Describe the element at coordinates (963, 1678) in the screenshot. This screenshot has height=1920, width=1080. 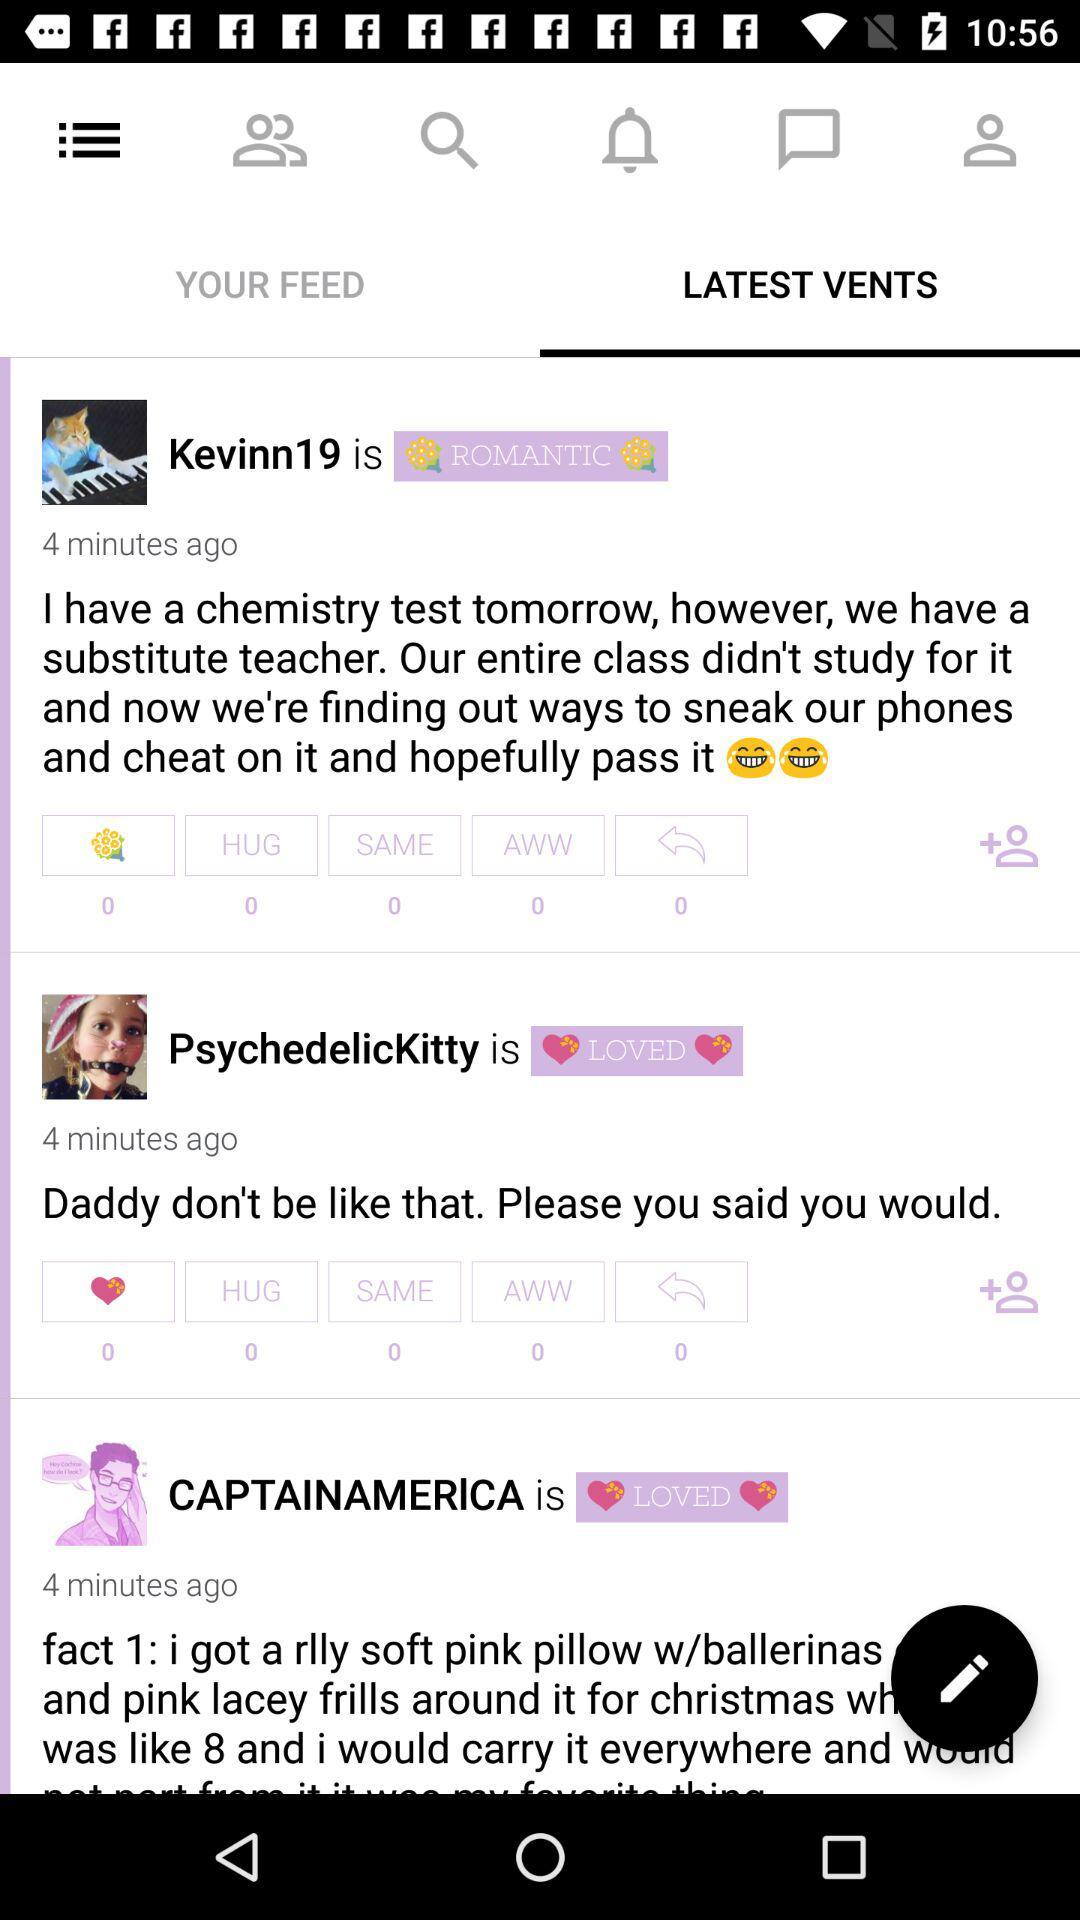
I see `the edit icon` at that location.